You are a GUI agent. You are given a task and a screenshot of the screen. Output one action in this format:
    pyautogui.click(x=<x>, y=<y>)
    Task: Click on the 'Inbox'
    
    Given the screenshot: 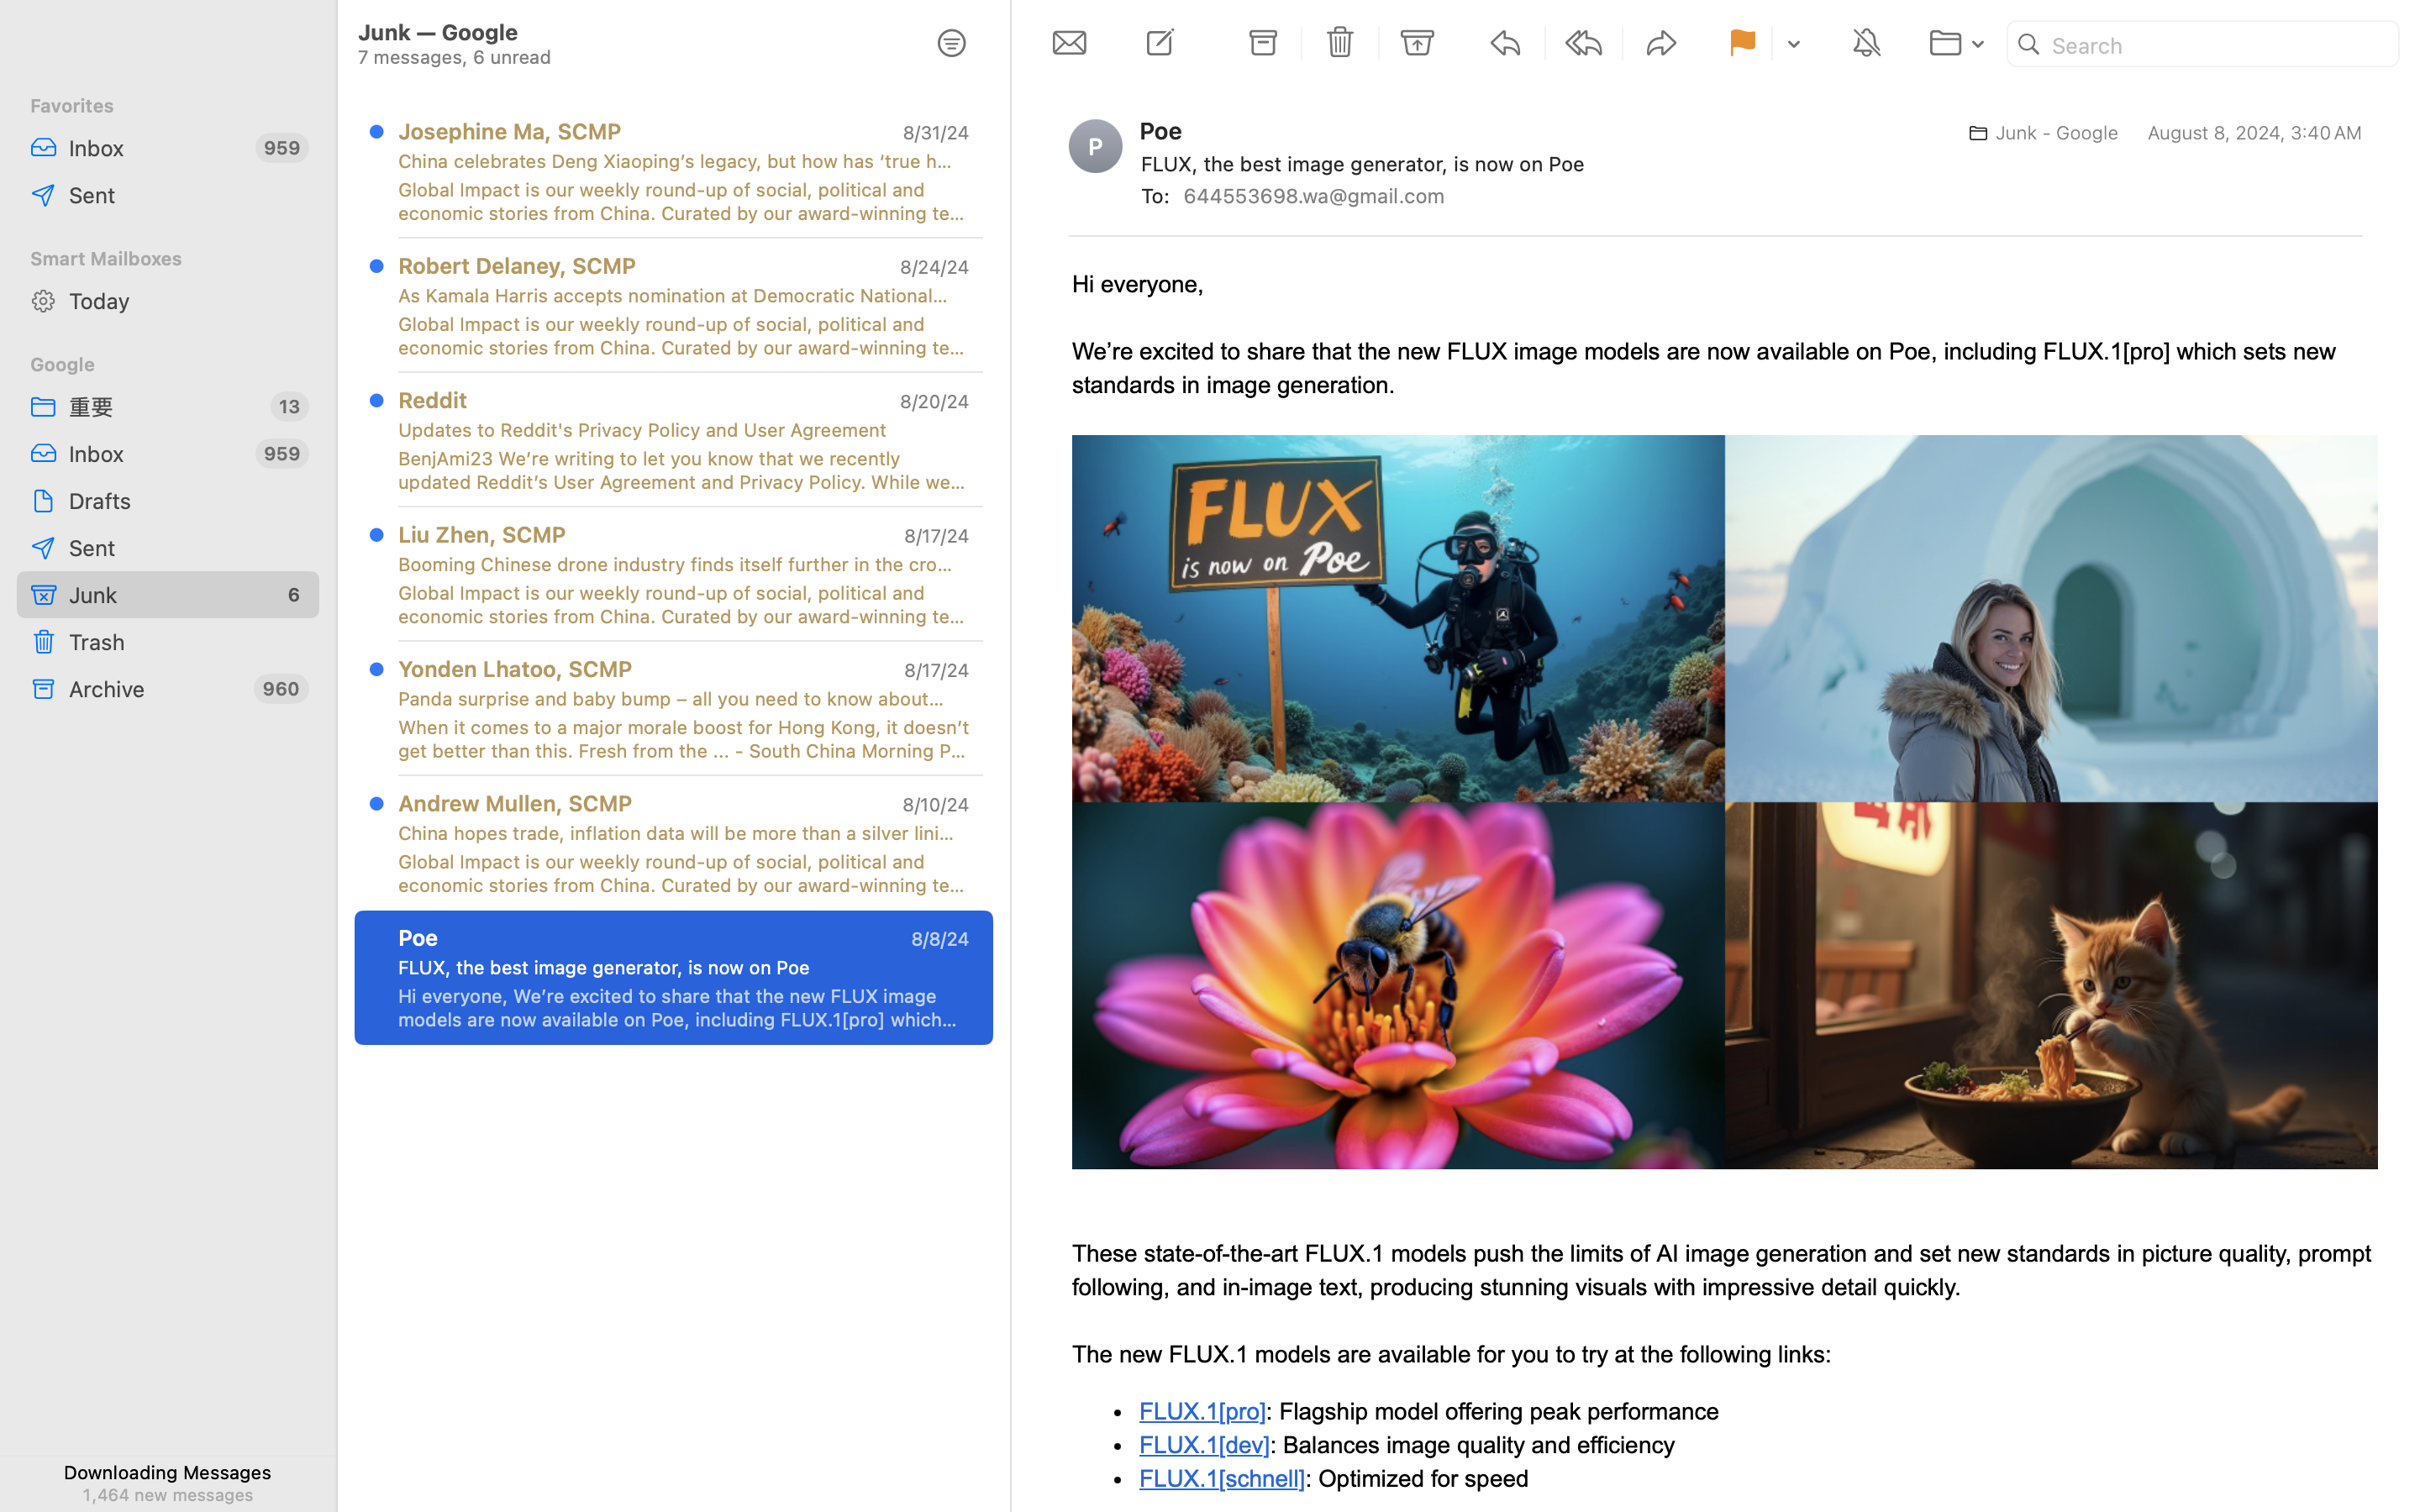 What is the action you would take?
    pyautogui.click(x=155, y=148)
    